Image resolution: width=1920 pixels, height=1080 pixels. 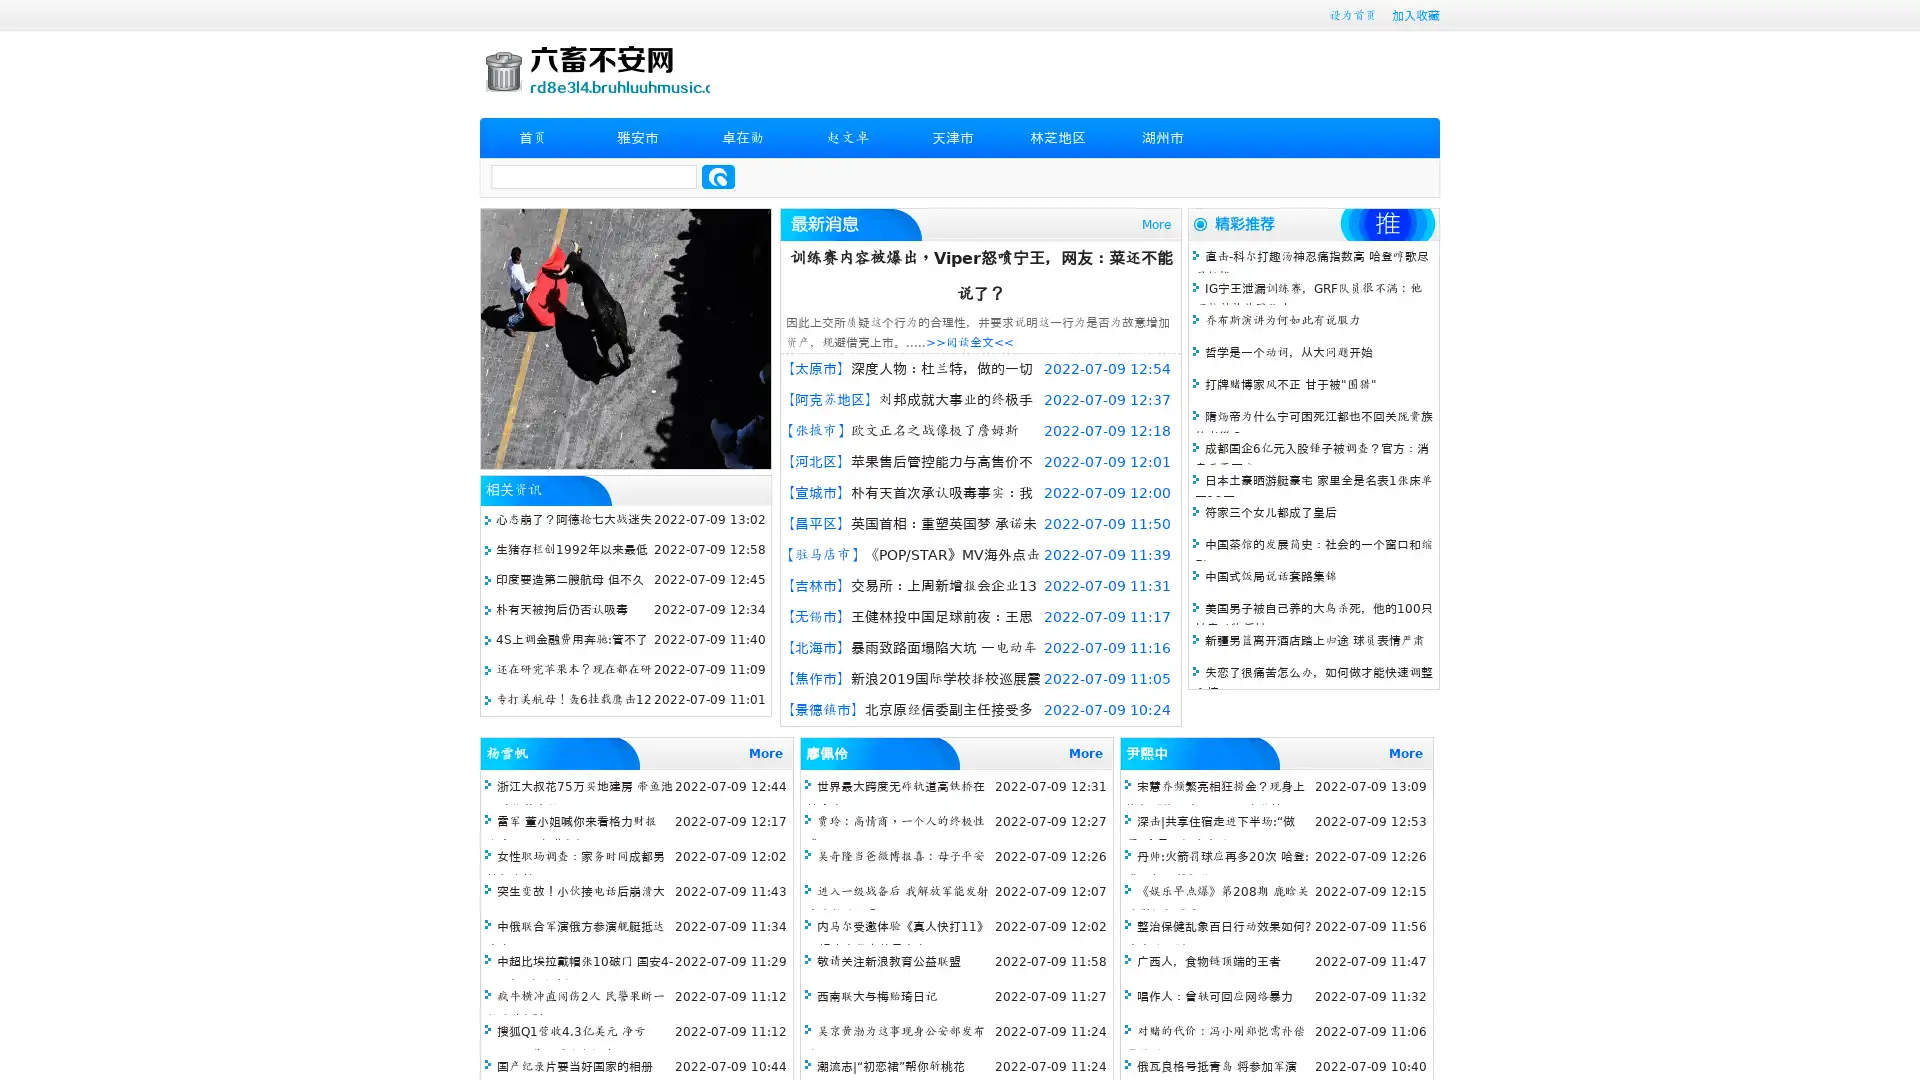 I want to click on Search, so click(x=718, y=176).